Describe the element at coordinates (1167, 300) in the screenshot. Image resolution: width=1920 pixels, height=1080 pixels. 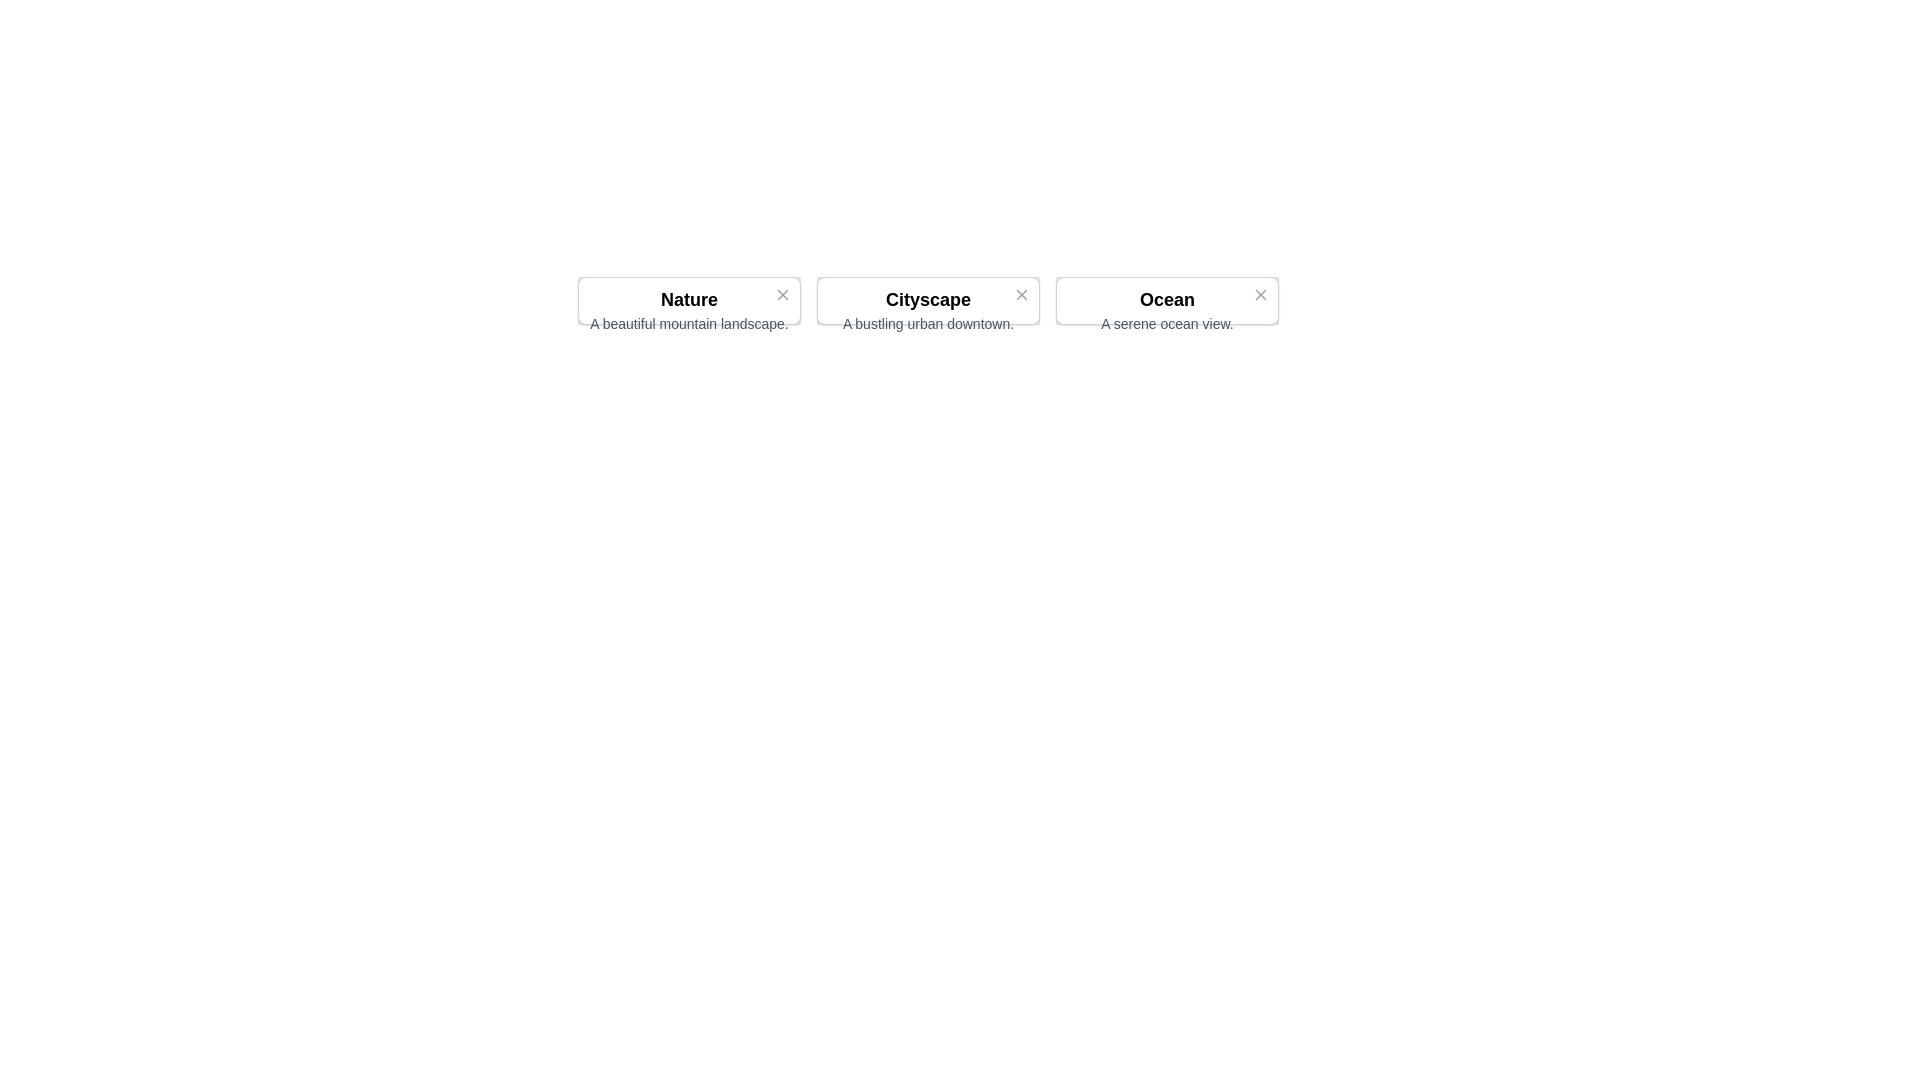
I see `text label representing the 'Ocean' category, which is the third tab in the navigation bar` at that location.